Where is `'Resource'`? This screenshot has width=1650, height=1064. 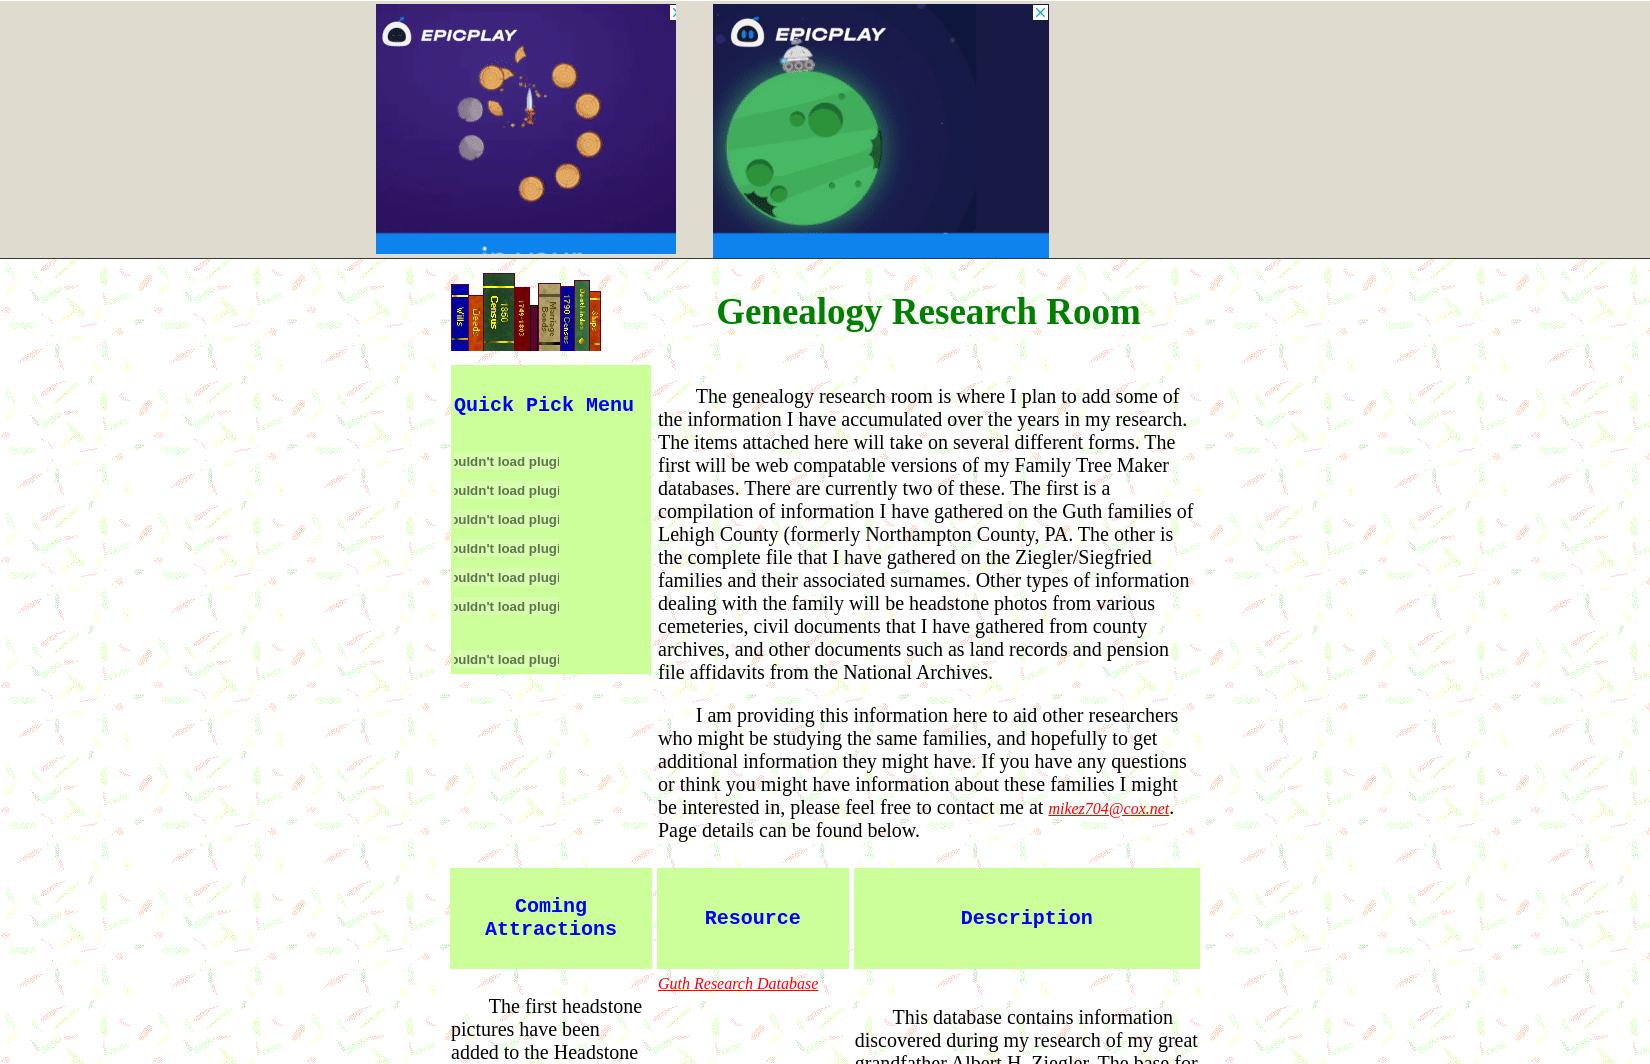 'Resource' is located at coordinates (751, 917).